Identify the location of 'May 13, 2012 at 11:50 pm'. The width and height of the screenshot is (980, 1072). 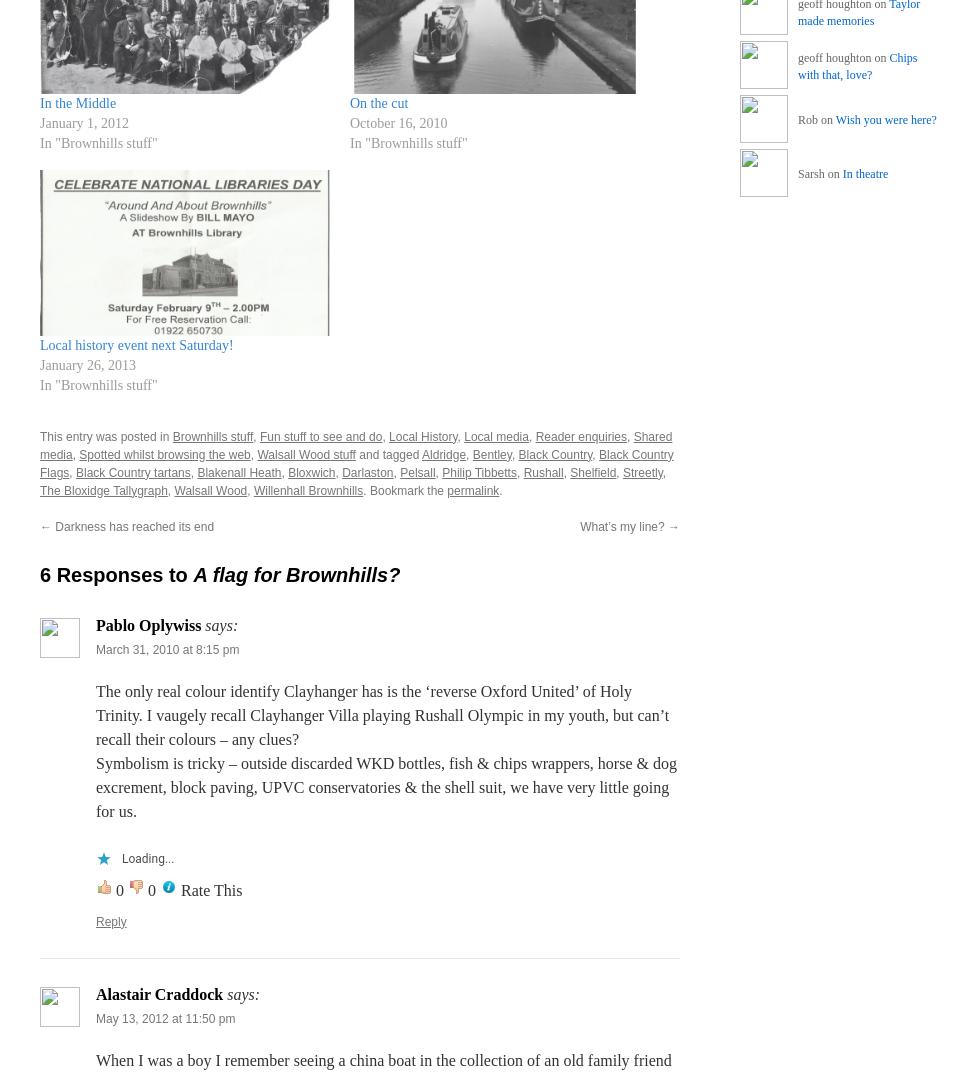
(165, 1017).